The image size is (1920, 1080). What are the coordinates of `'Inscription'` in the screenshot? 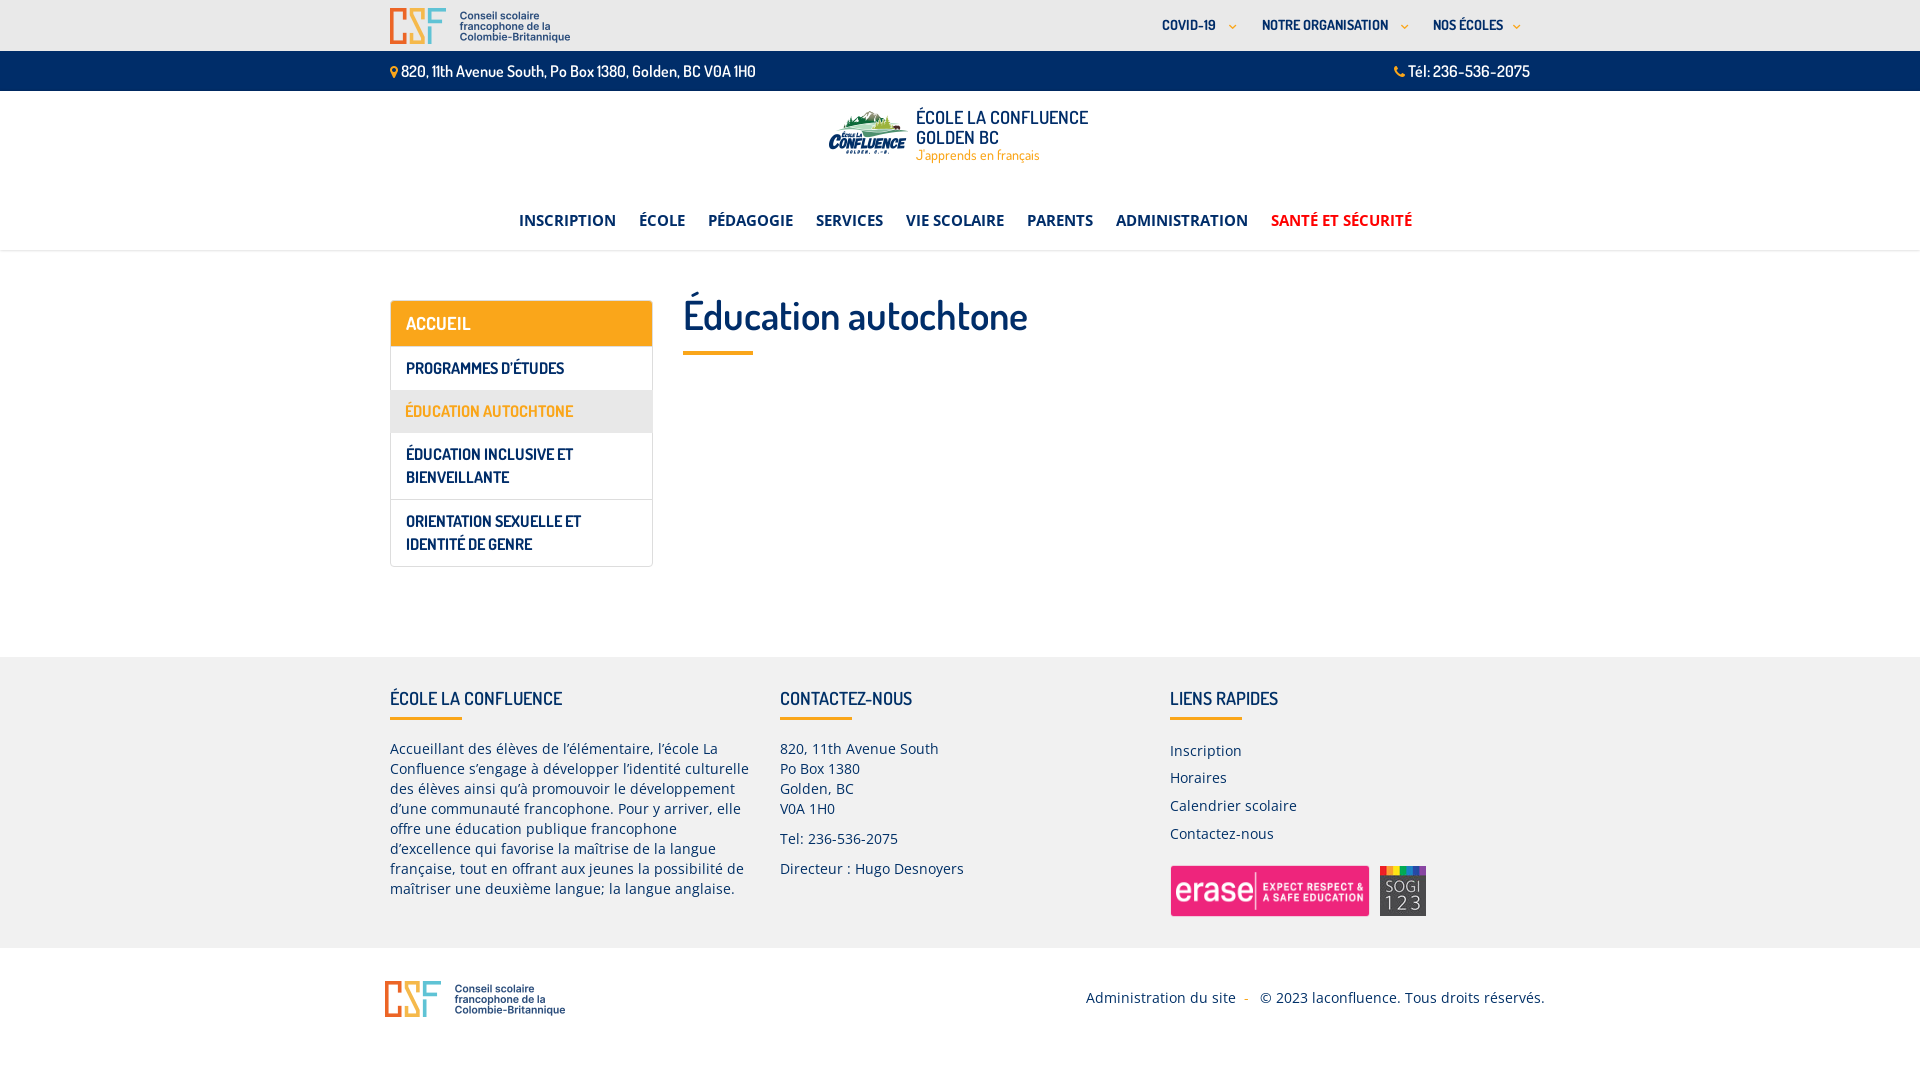 It's located at (1204, 750).